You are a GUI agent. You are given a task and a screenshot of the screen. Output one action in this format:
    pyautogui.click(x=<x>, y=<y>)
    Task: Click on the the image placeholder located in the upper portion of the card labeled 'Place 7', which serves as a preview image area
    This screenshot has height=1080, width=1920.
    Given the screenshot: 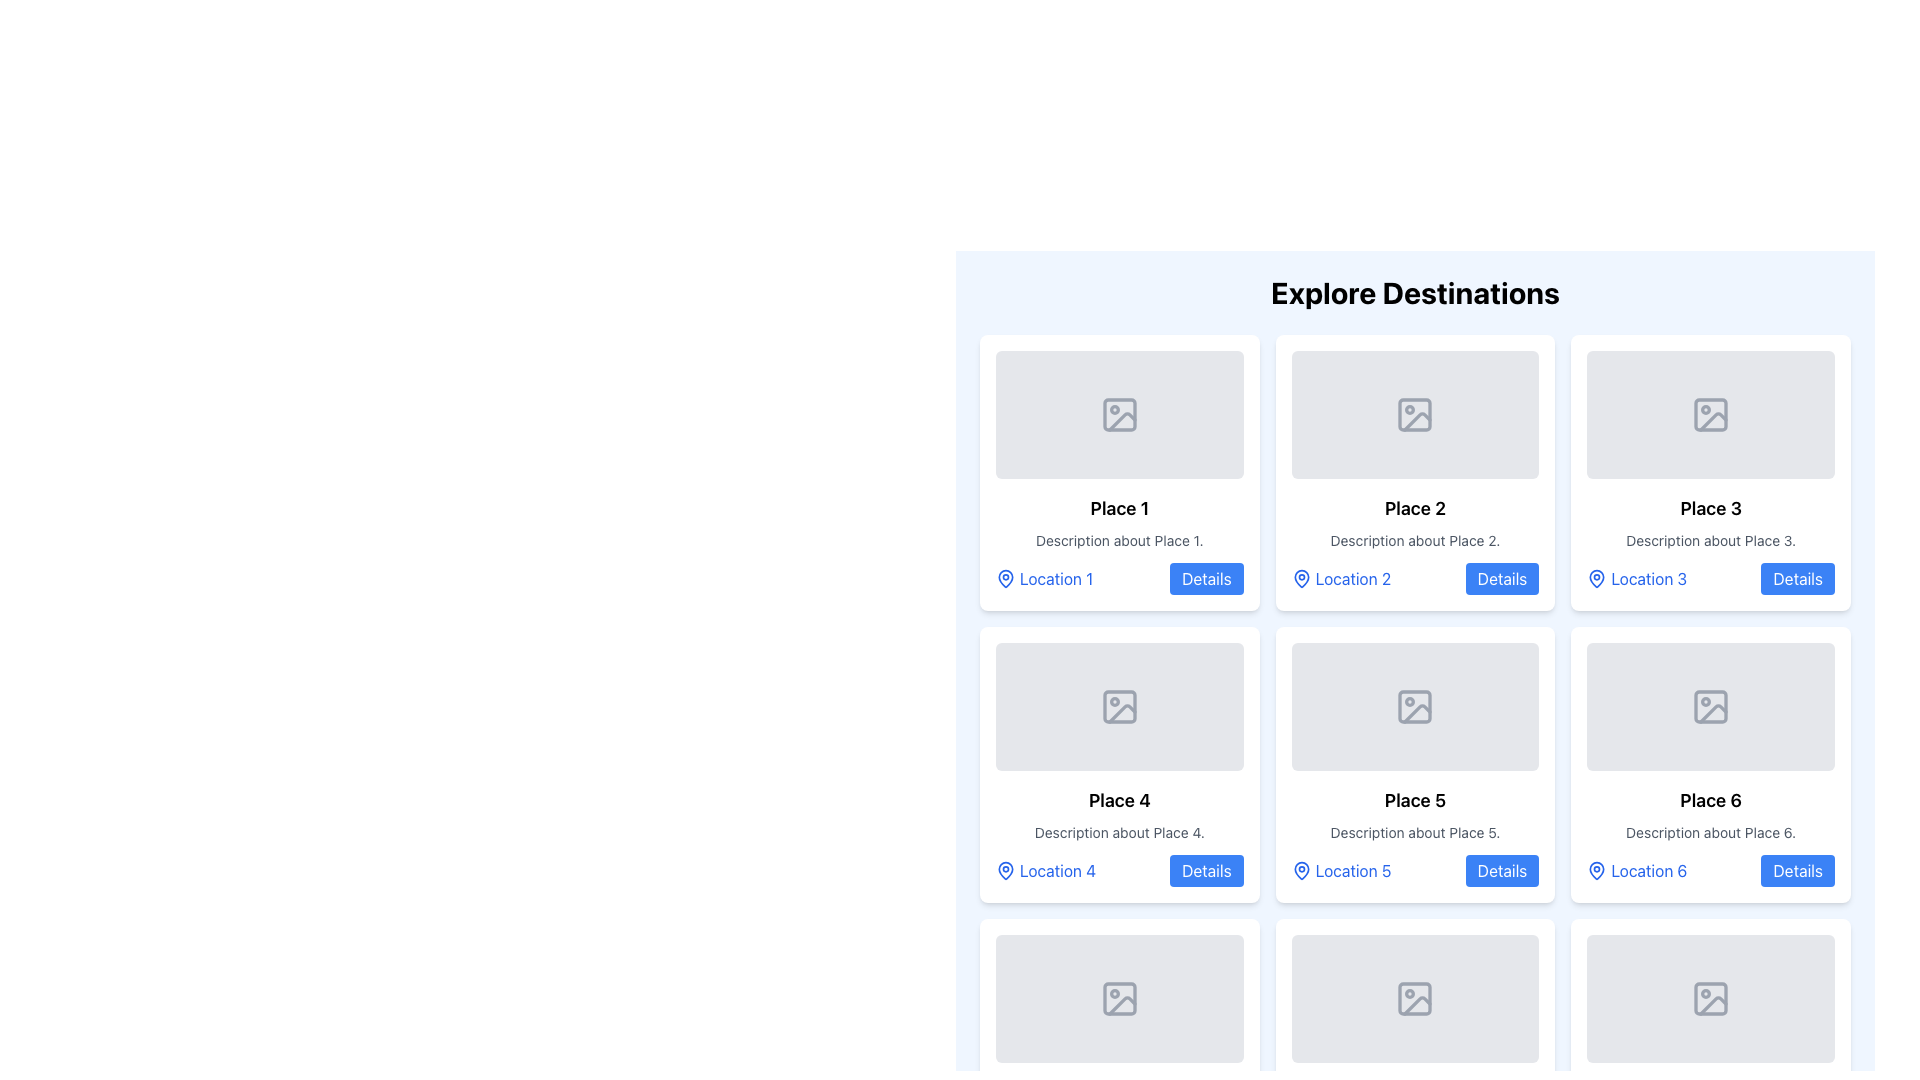 What is the action you would take?
    pyautogui.click(x=1118, y=999)
    